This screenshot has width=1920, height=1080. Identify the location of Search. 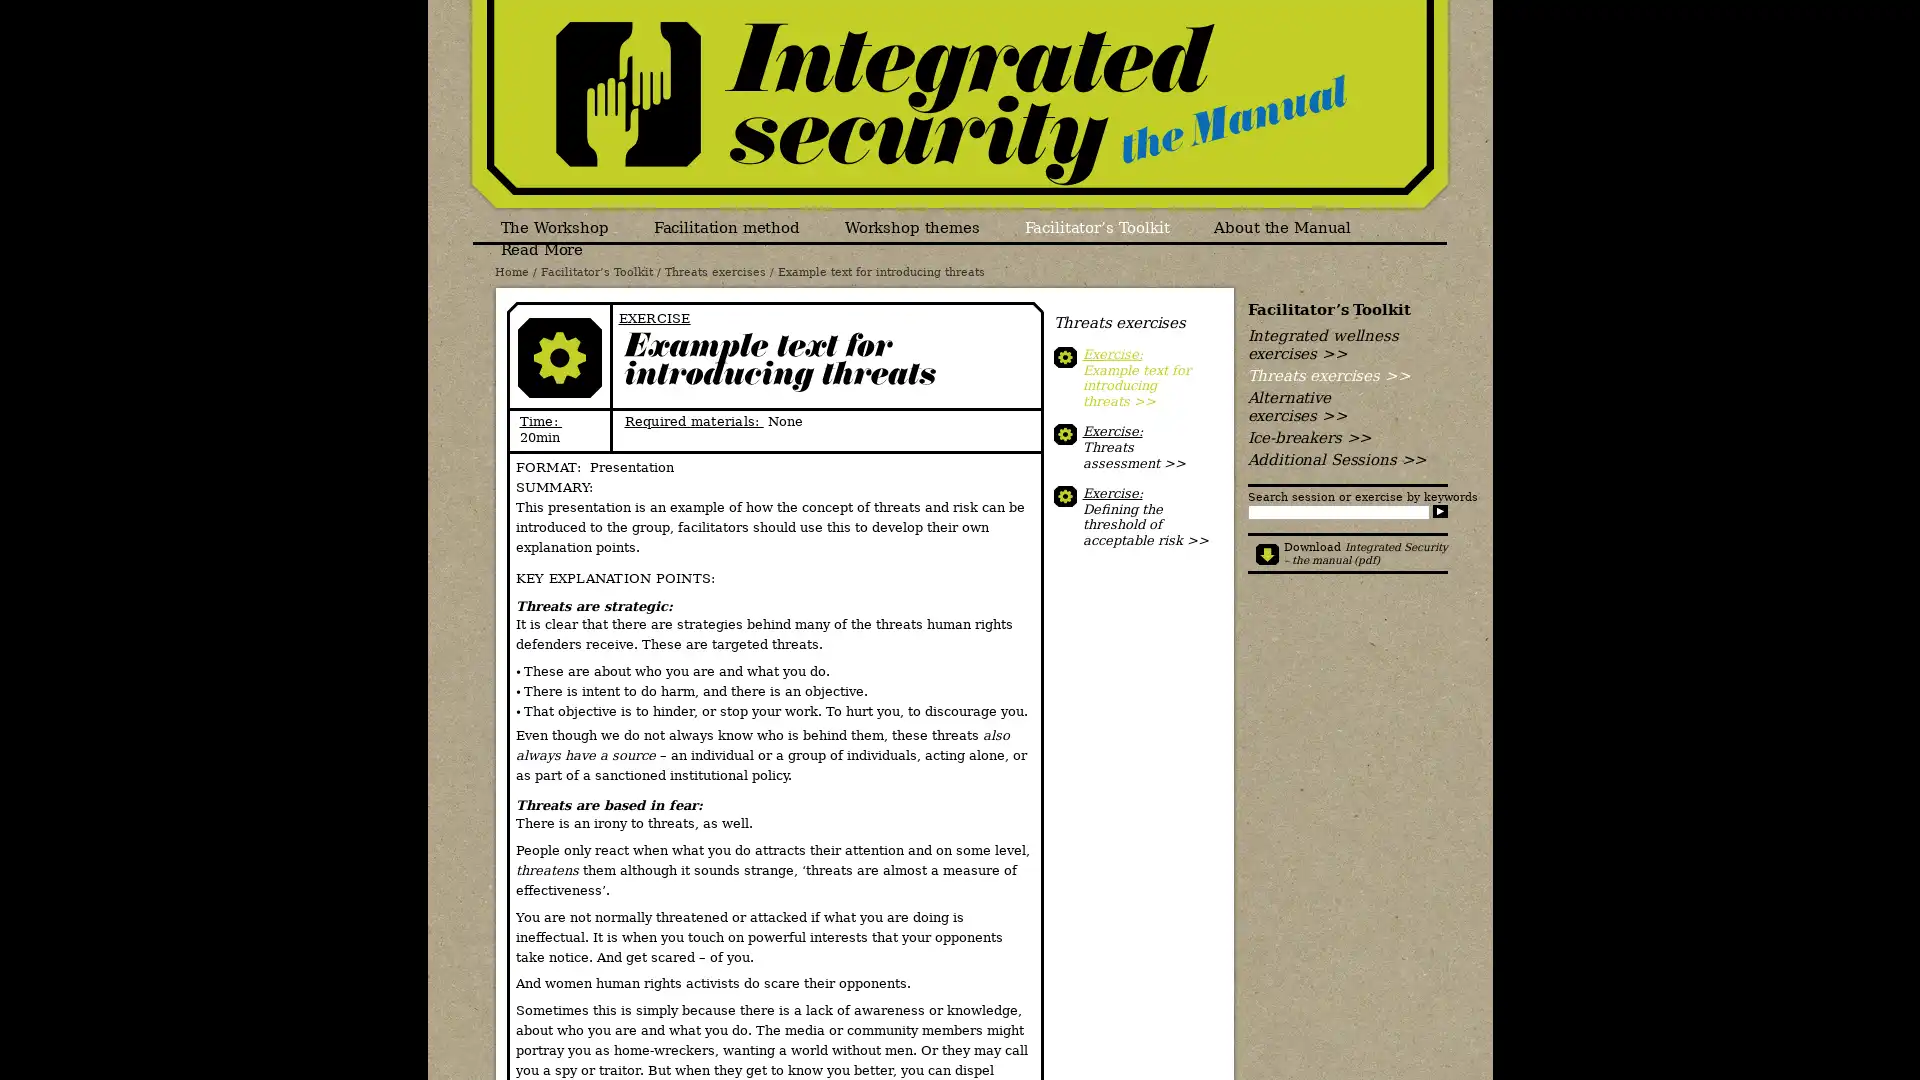
(1438, 510).